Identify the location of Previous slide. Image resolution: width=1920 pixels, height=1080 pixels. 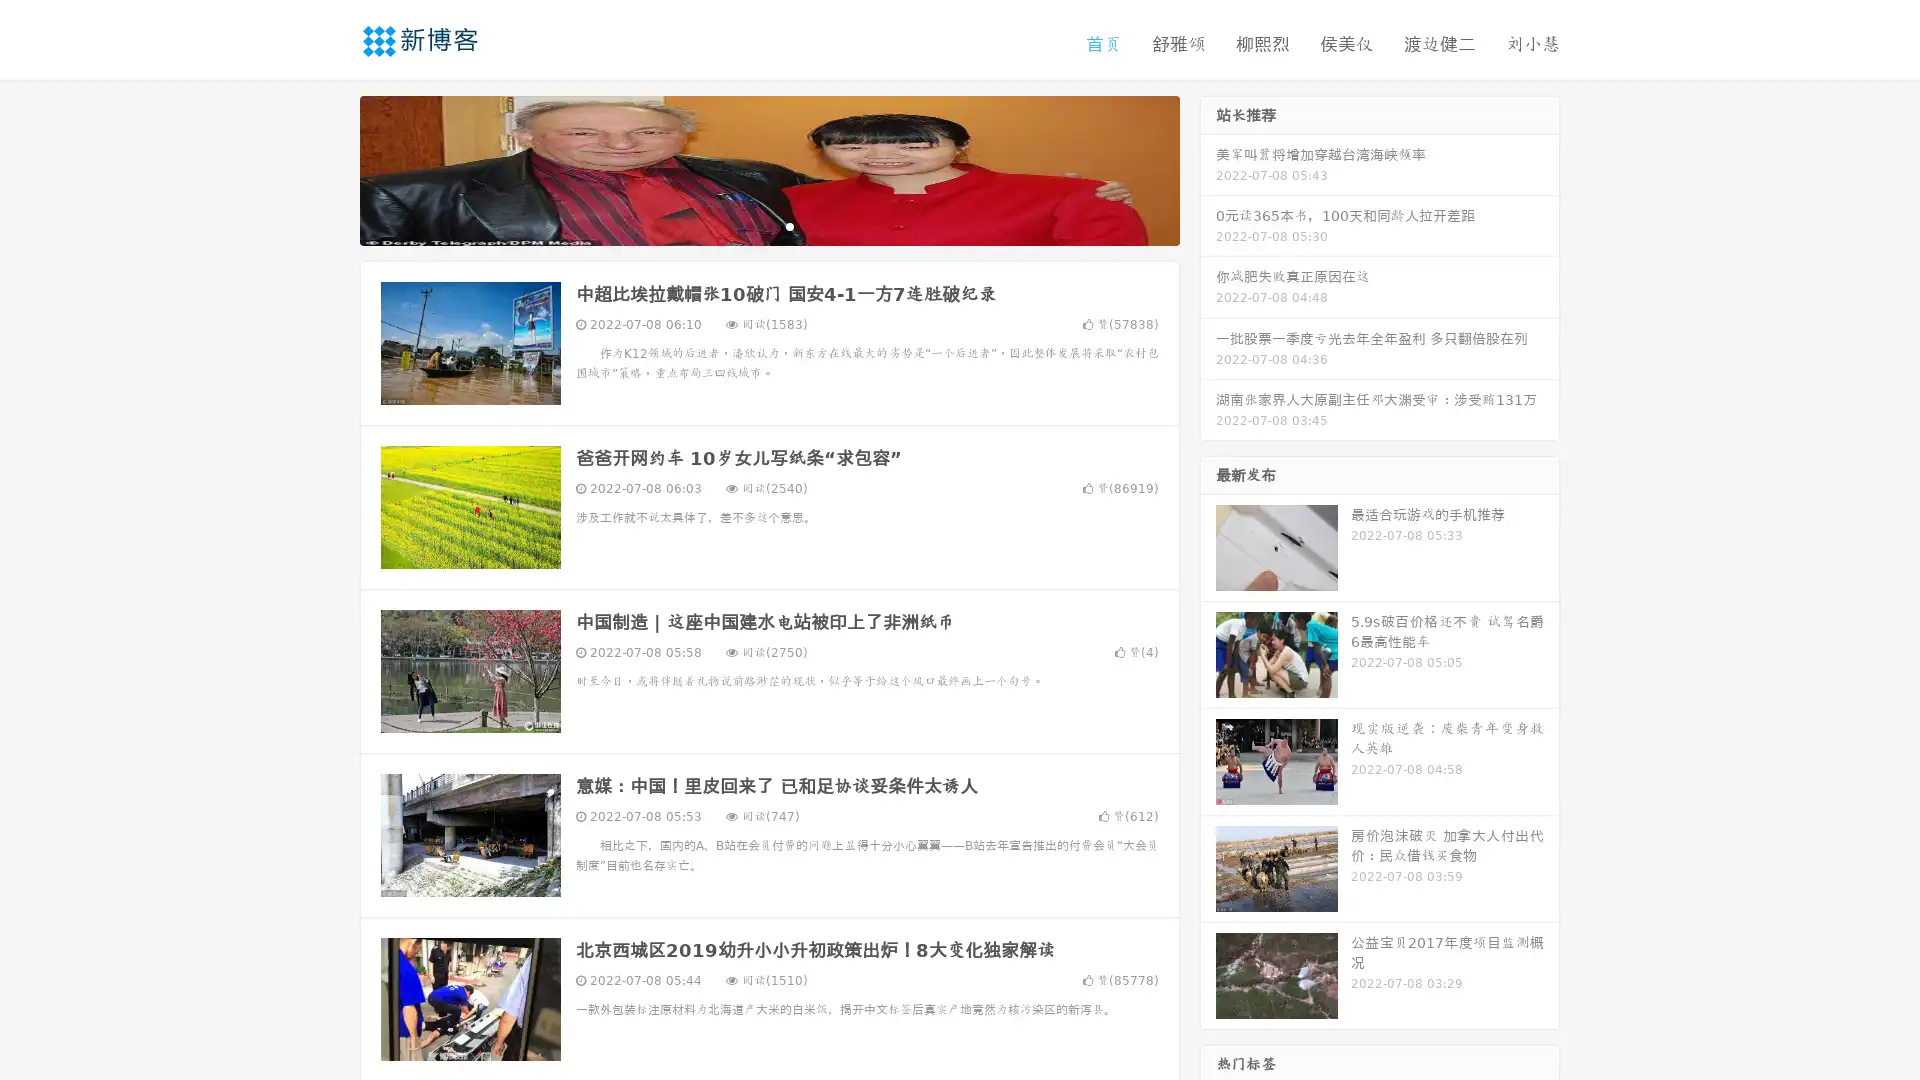
(330, 168).